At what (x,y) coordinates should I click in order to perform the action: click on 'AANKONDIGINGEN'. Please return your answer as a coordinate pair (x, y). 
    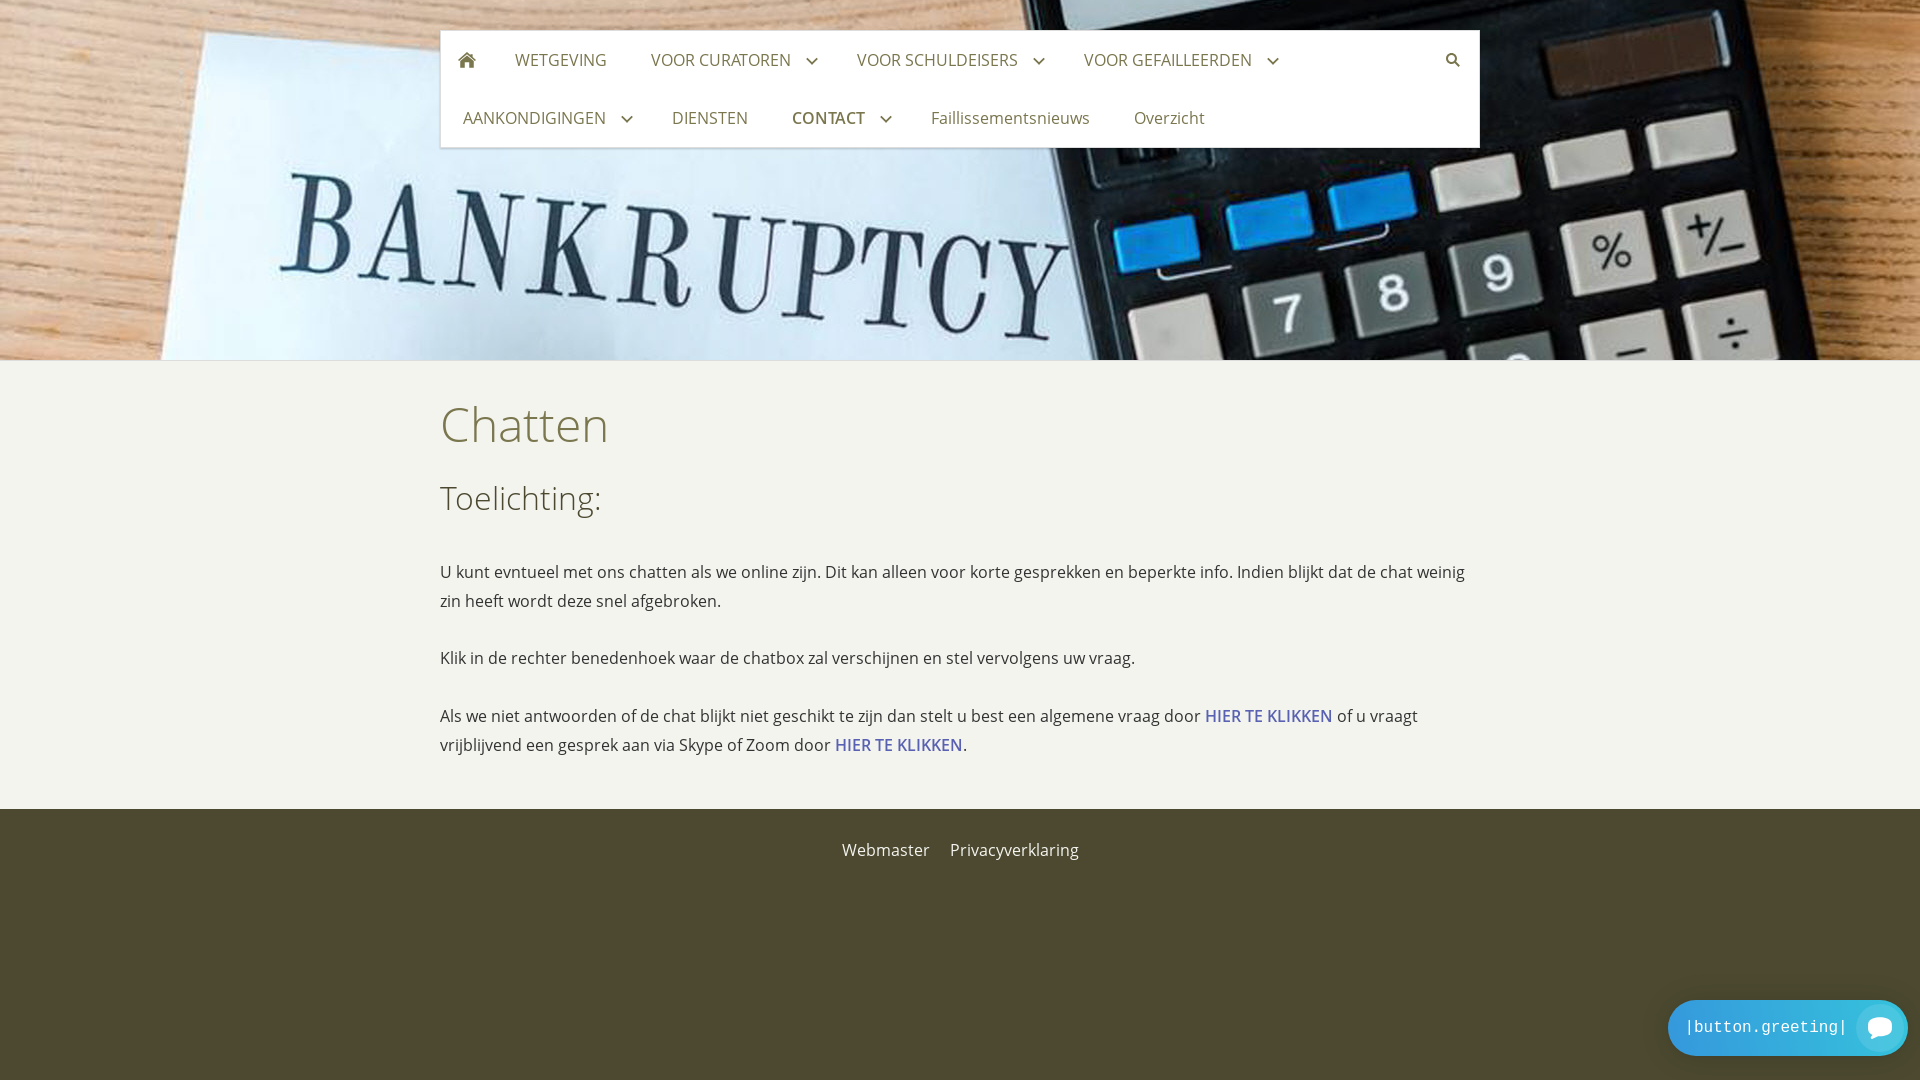
    Looking at the image, I should click on (545, 118).